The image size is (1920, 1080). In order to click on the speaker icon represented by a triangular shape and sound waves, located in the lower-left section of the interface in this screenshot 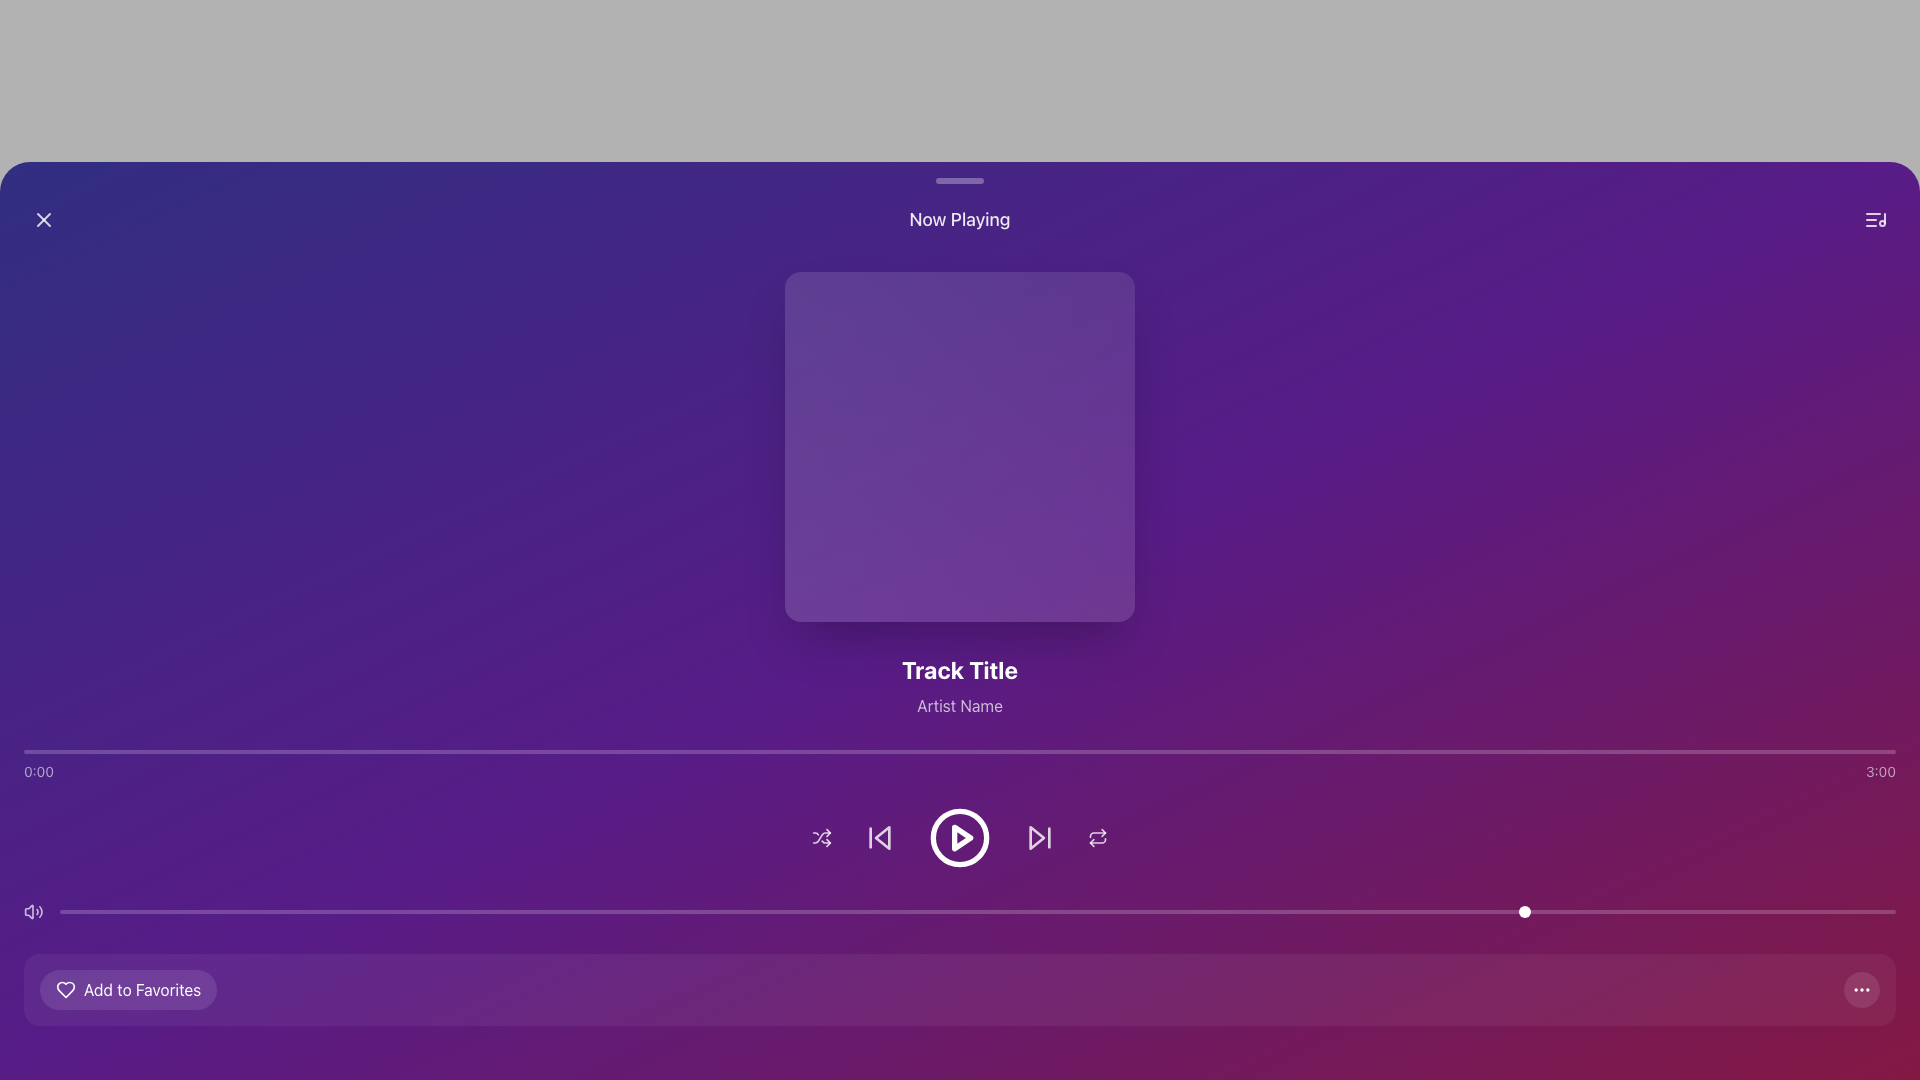, I will do `click(29, 911)`.